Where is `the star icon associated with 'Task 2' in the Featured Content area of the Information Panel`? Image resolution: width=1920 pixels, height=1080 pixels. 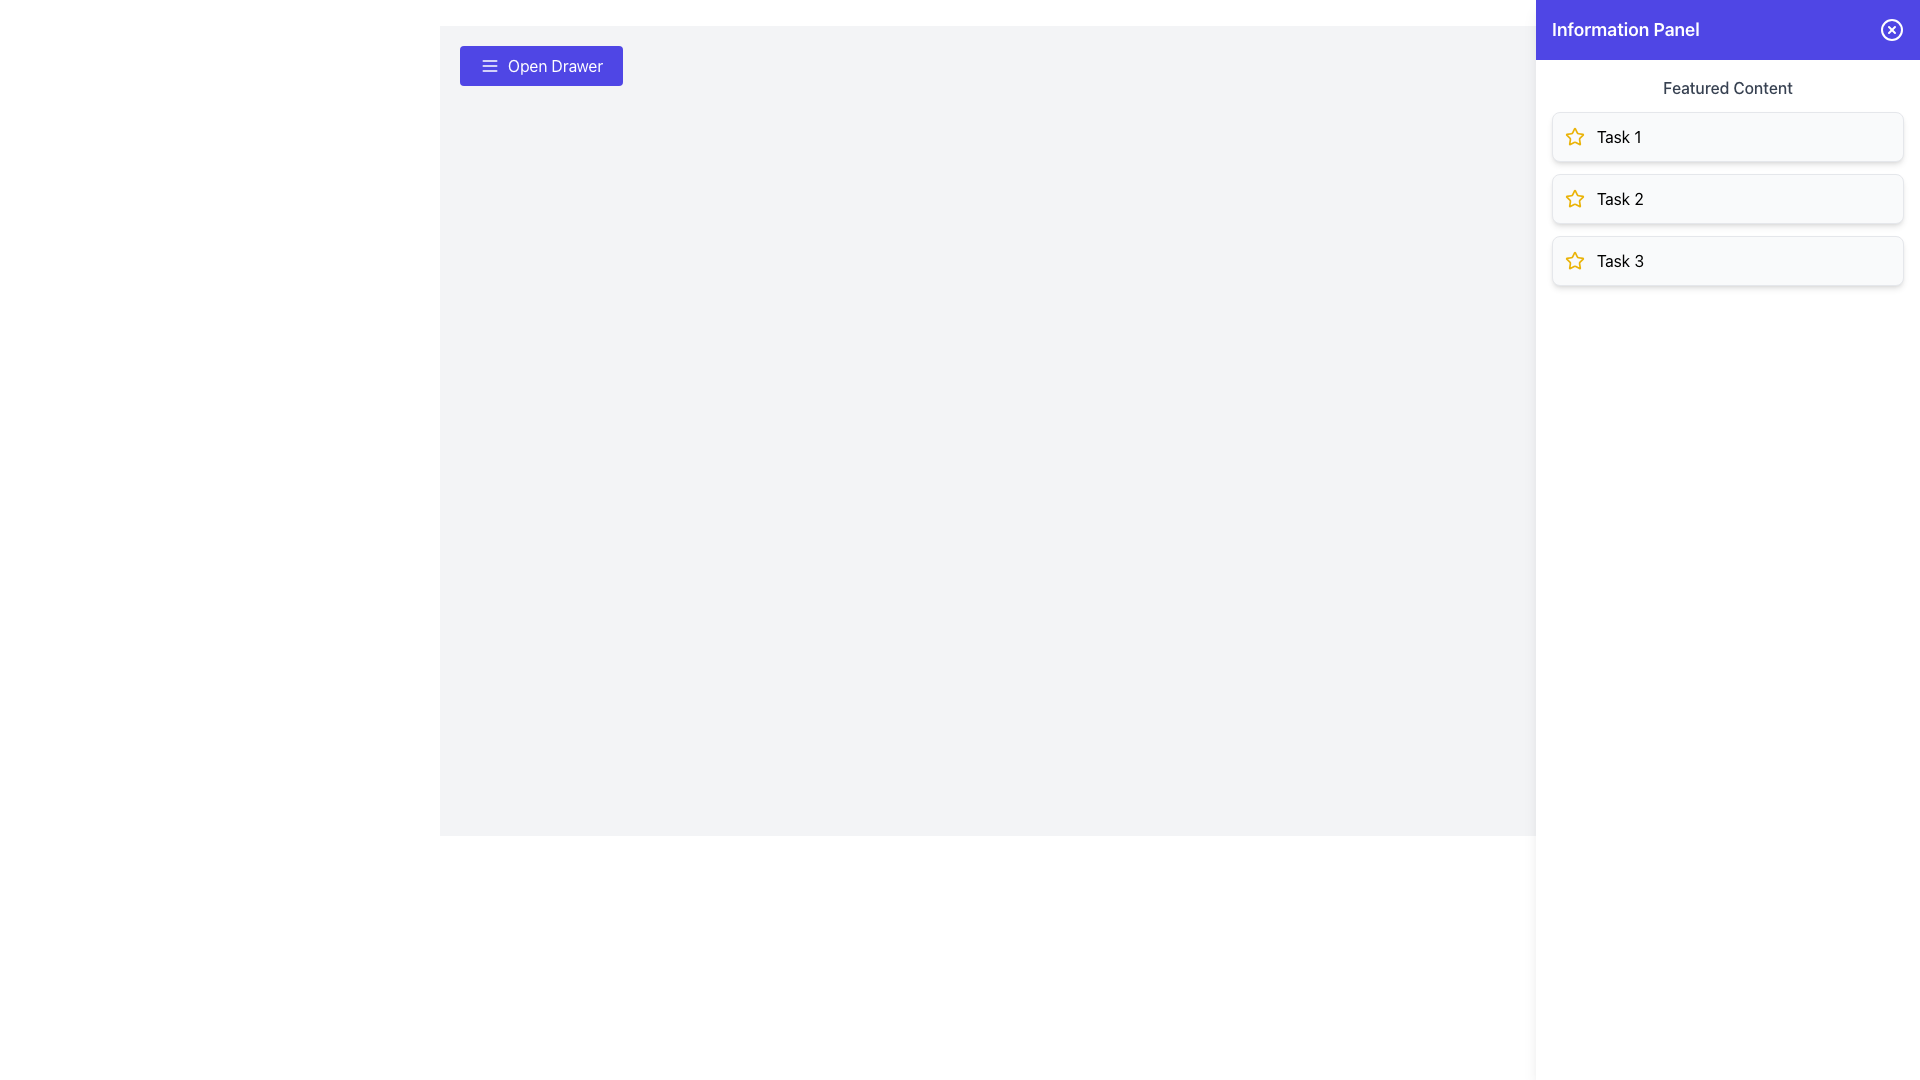
the star icon associated with 'Task 2' in the Featured Content area of the Information Panel is located at coordinates (1573, 199).